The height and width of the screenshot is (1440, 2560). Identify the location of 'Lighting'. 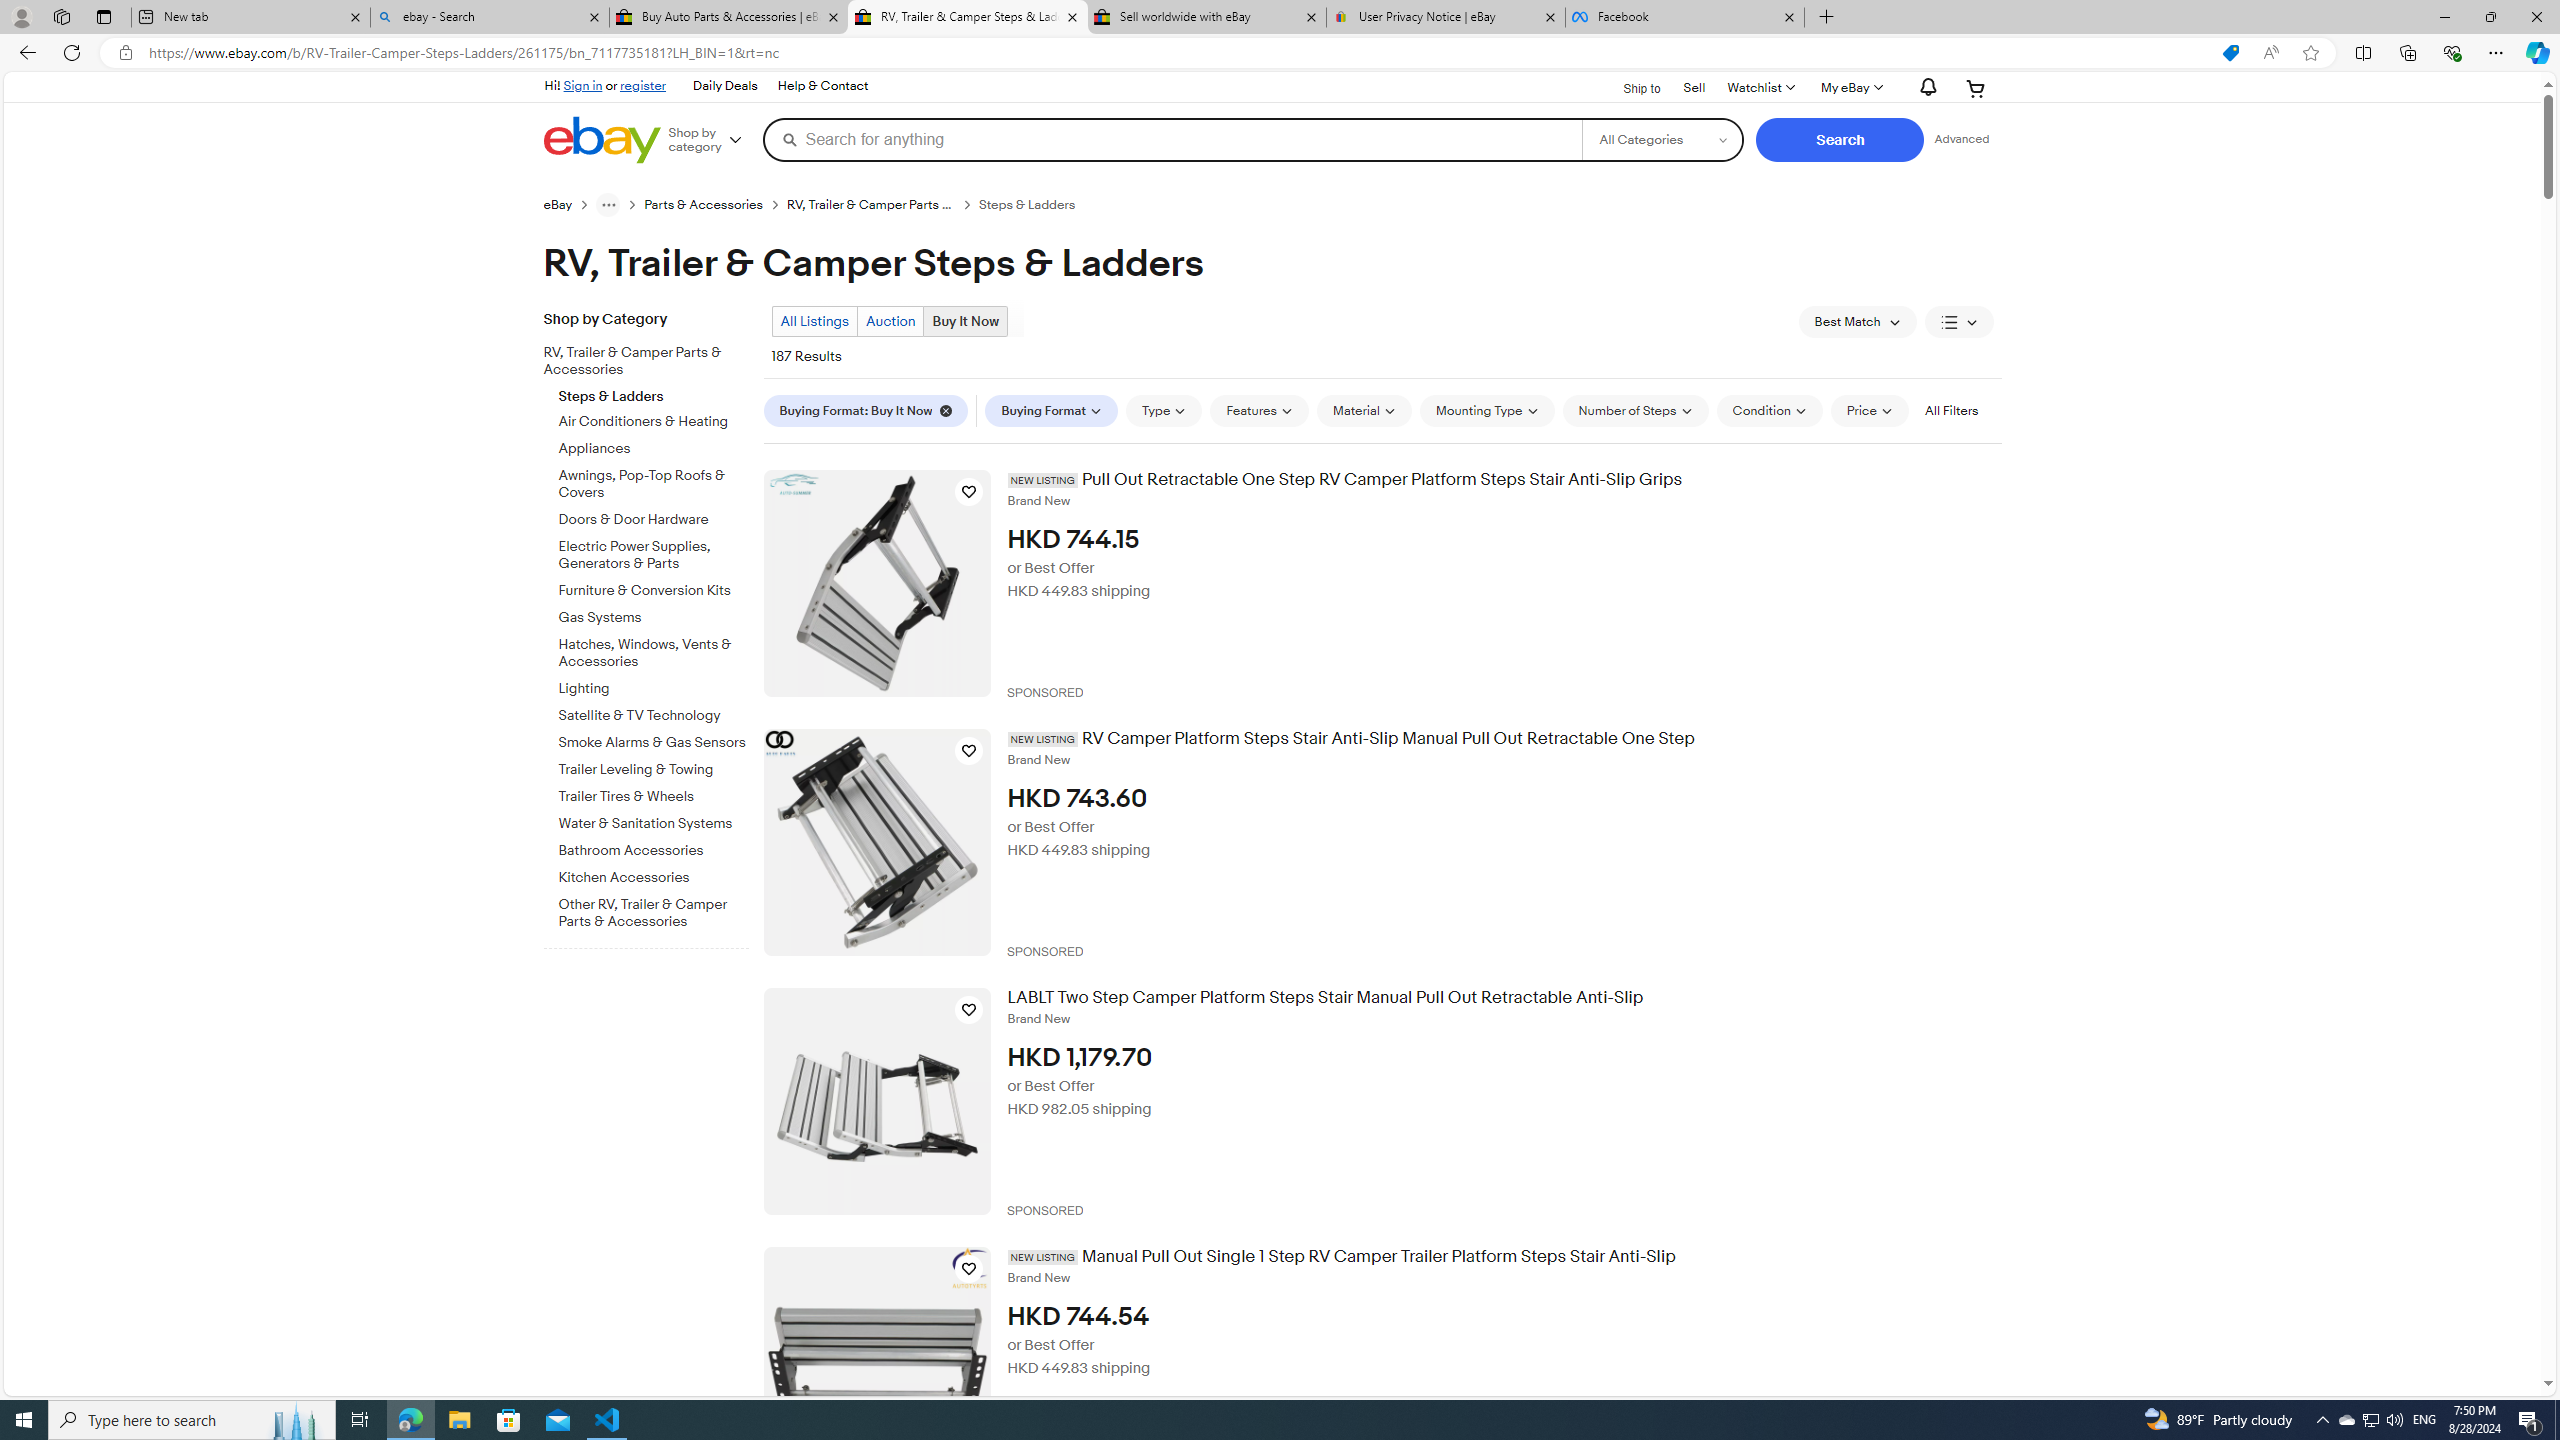
(653, 689).